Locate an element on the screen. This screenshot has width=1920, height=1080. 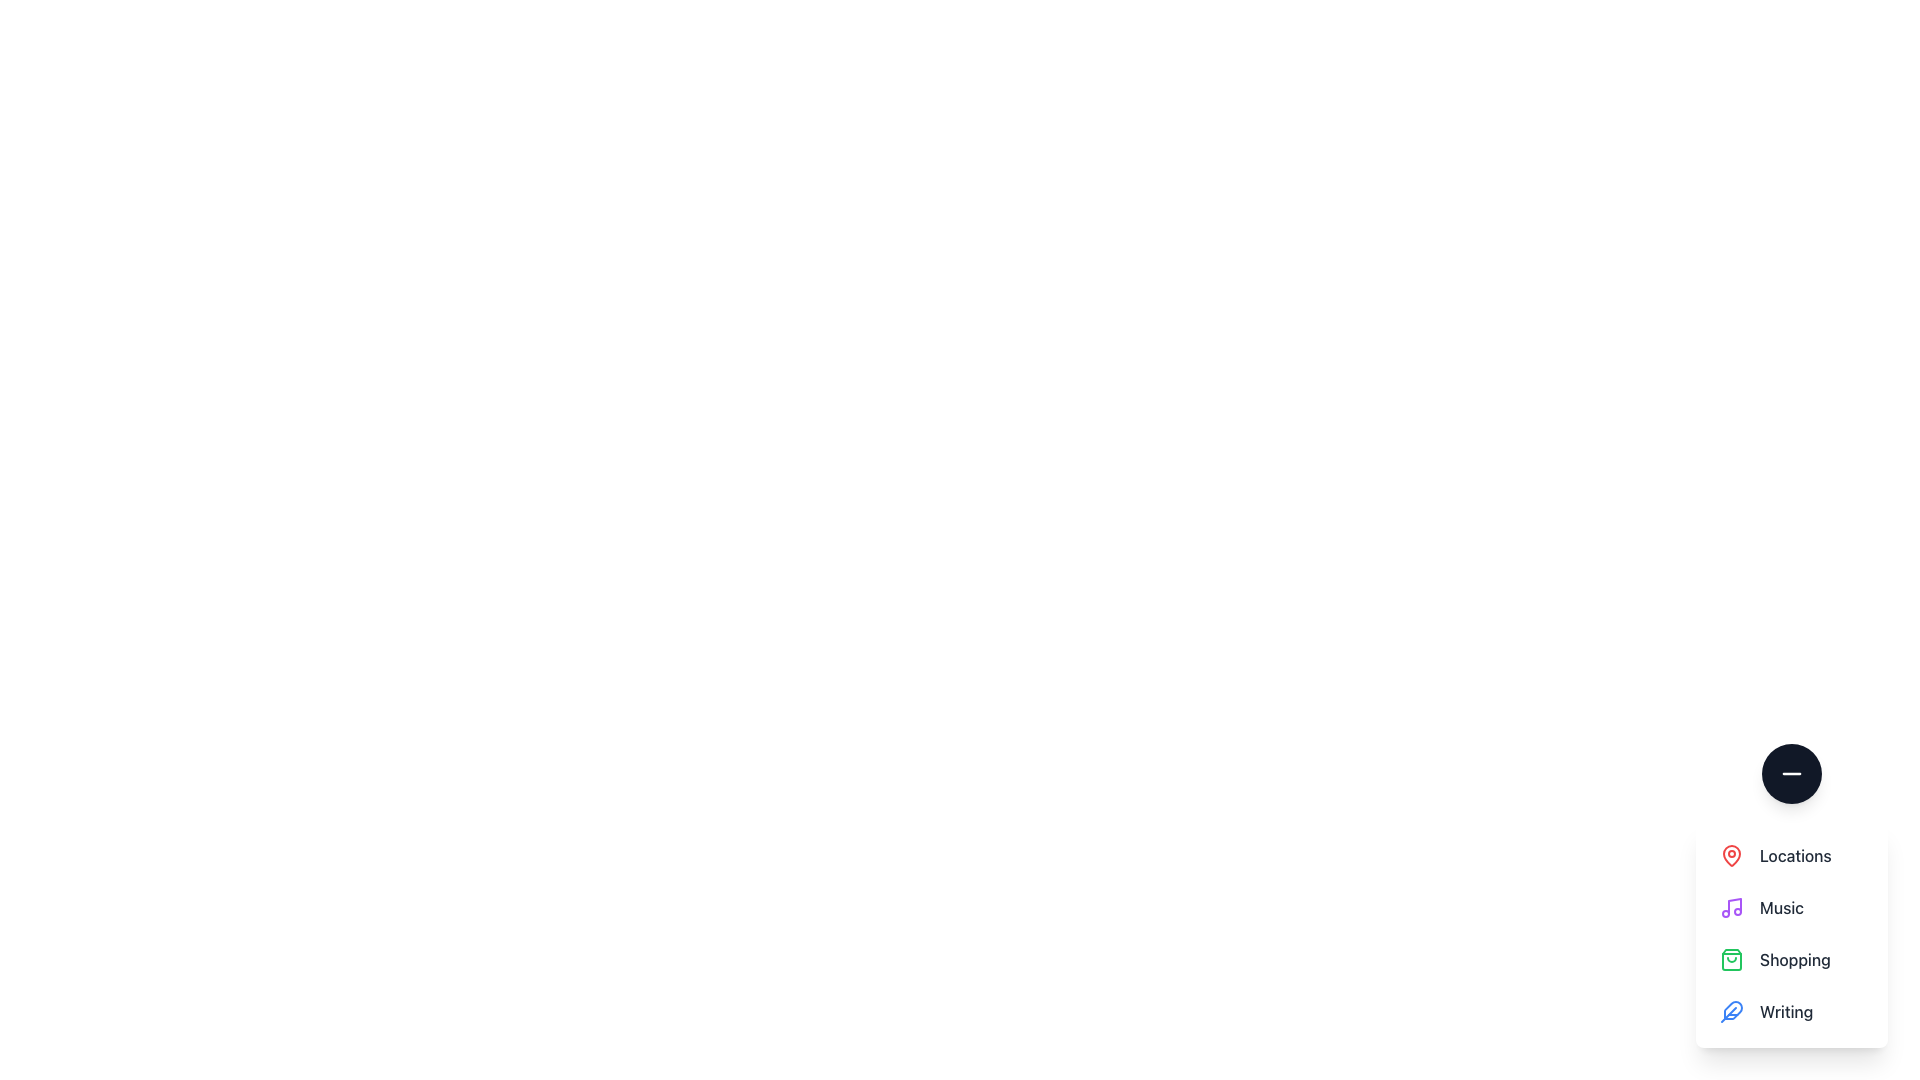
the feather-shaped blue icon located to the left of the 'Writing' text label in the menu is located at coordinates (1731, 1011).